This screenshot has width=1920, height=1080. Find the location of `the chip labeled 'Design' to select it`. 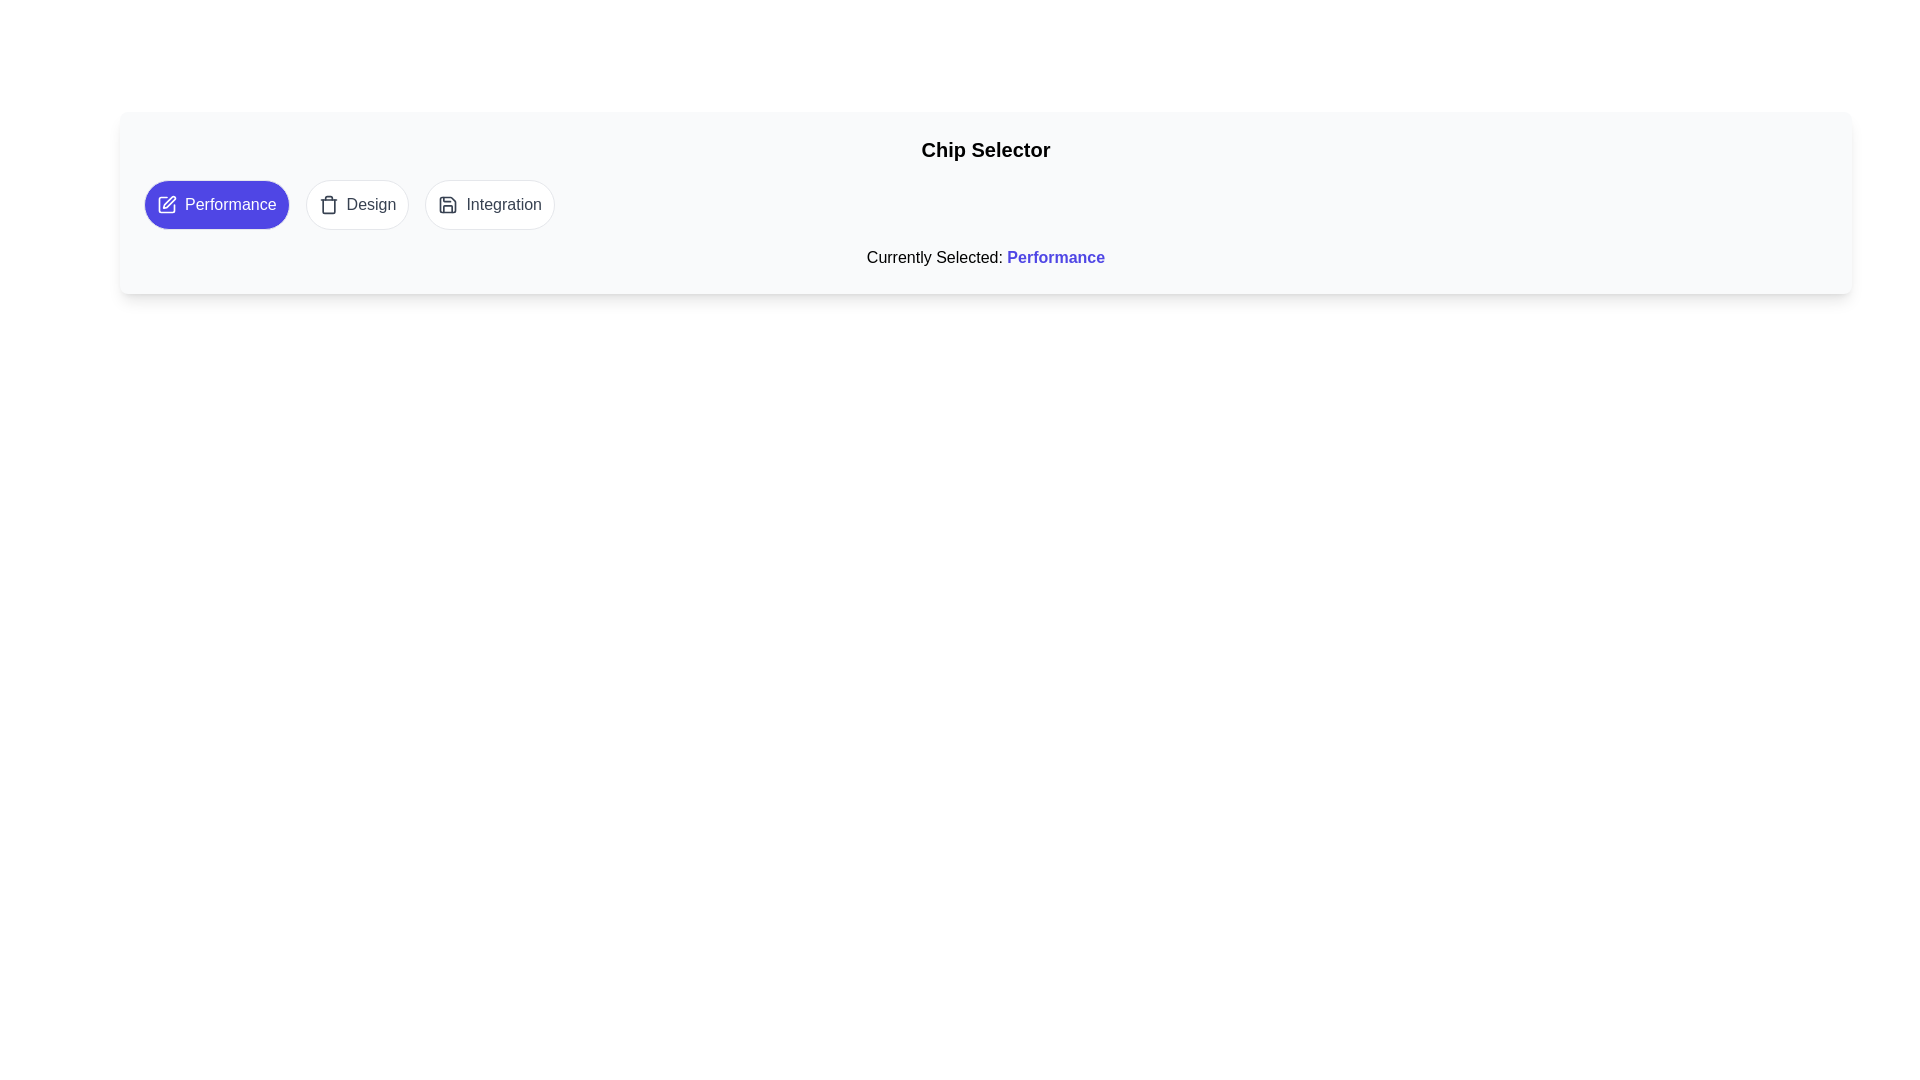

the chip labeled 'Design' to select it is located at coordinates (356, 204).